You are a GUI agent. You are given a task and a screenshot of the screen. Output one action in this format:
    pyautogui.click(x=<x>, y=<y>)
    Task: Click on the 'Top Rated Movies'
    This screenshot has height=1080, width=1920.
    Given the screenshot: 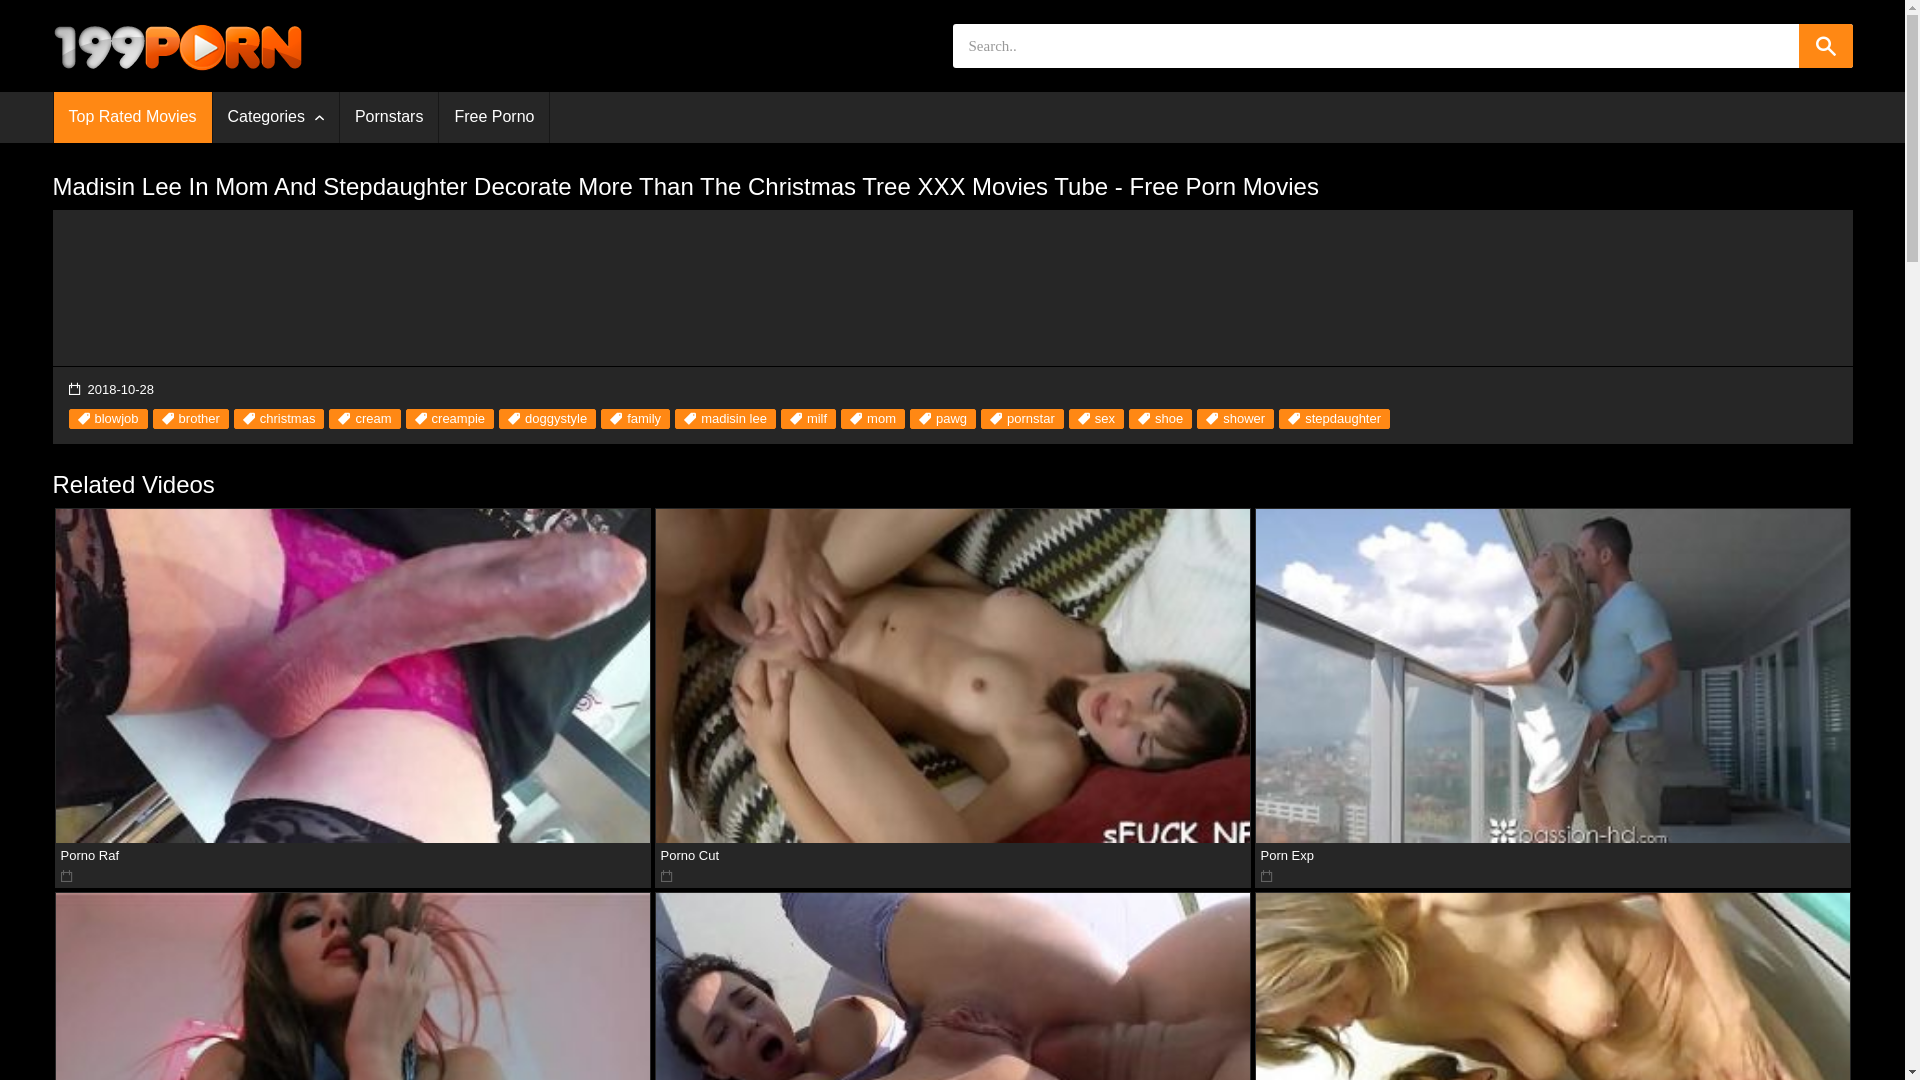 What is the action you would take?
    pyautogui.click(x=132, y=117)
    